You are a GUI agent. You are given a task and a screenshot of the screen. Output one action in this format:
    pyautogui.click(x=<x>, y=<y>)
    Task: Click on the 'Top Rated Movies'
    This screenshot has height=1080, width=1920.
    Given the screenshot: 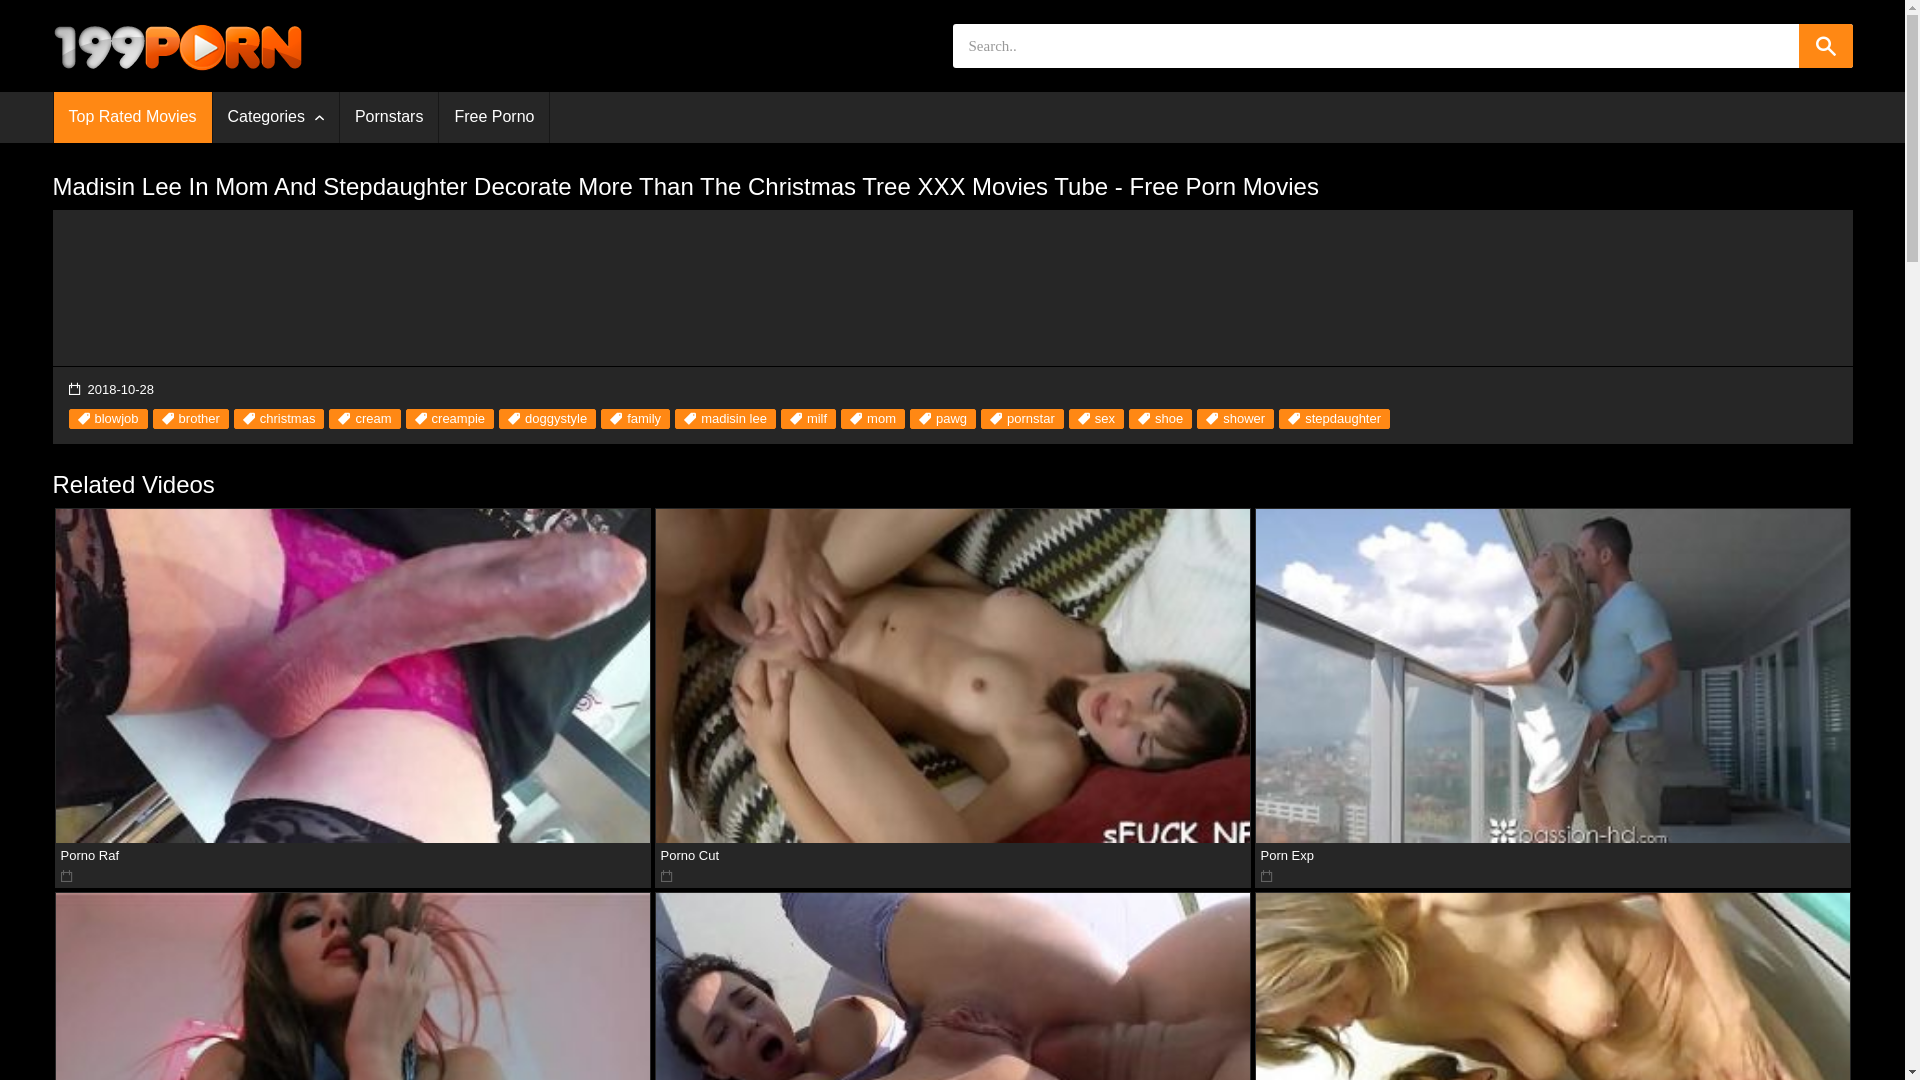 What is the action you would take?
    pyautogui.click(x=132, y=117)
    